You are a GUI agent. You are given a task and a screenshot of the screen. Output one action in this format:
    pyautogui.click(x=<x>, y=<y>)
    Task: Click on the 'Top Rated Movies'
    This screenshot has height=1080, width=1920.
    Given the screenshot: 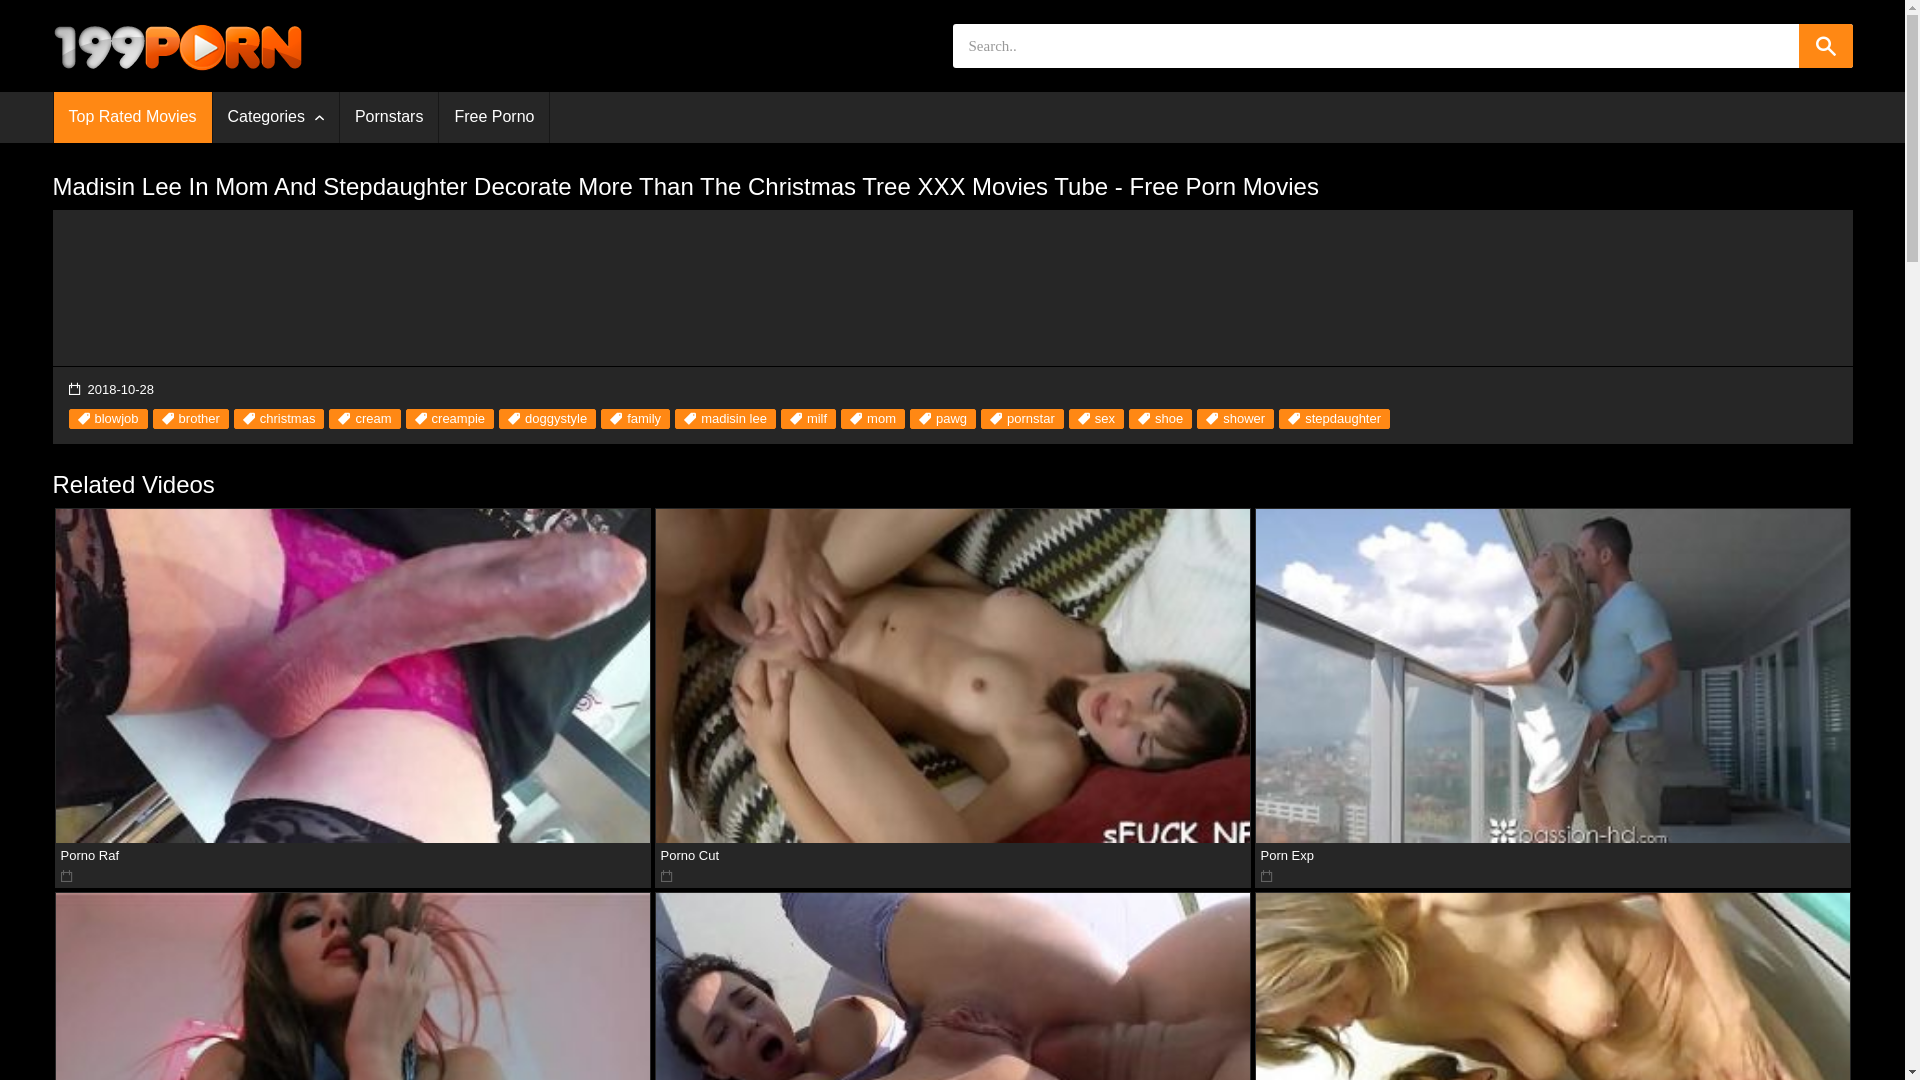 What is the action you would take?
    pyautogui.click(x=132, y=117)
    